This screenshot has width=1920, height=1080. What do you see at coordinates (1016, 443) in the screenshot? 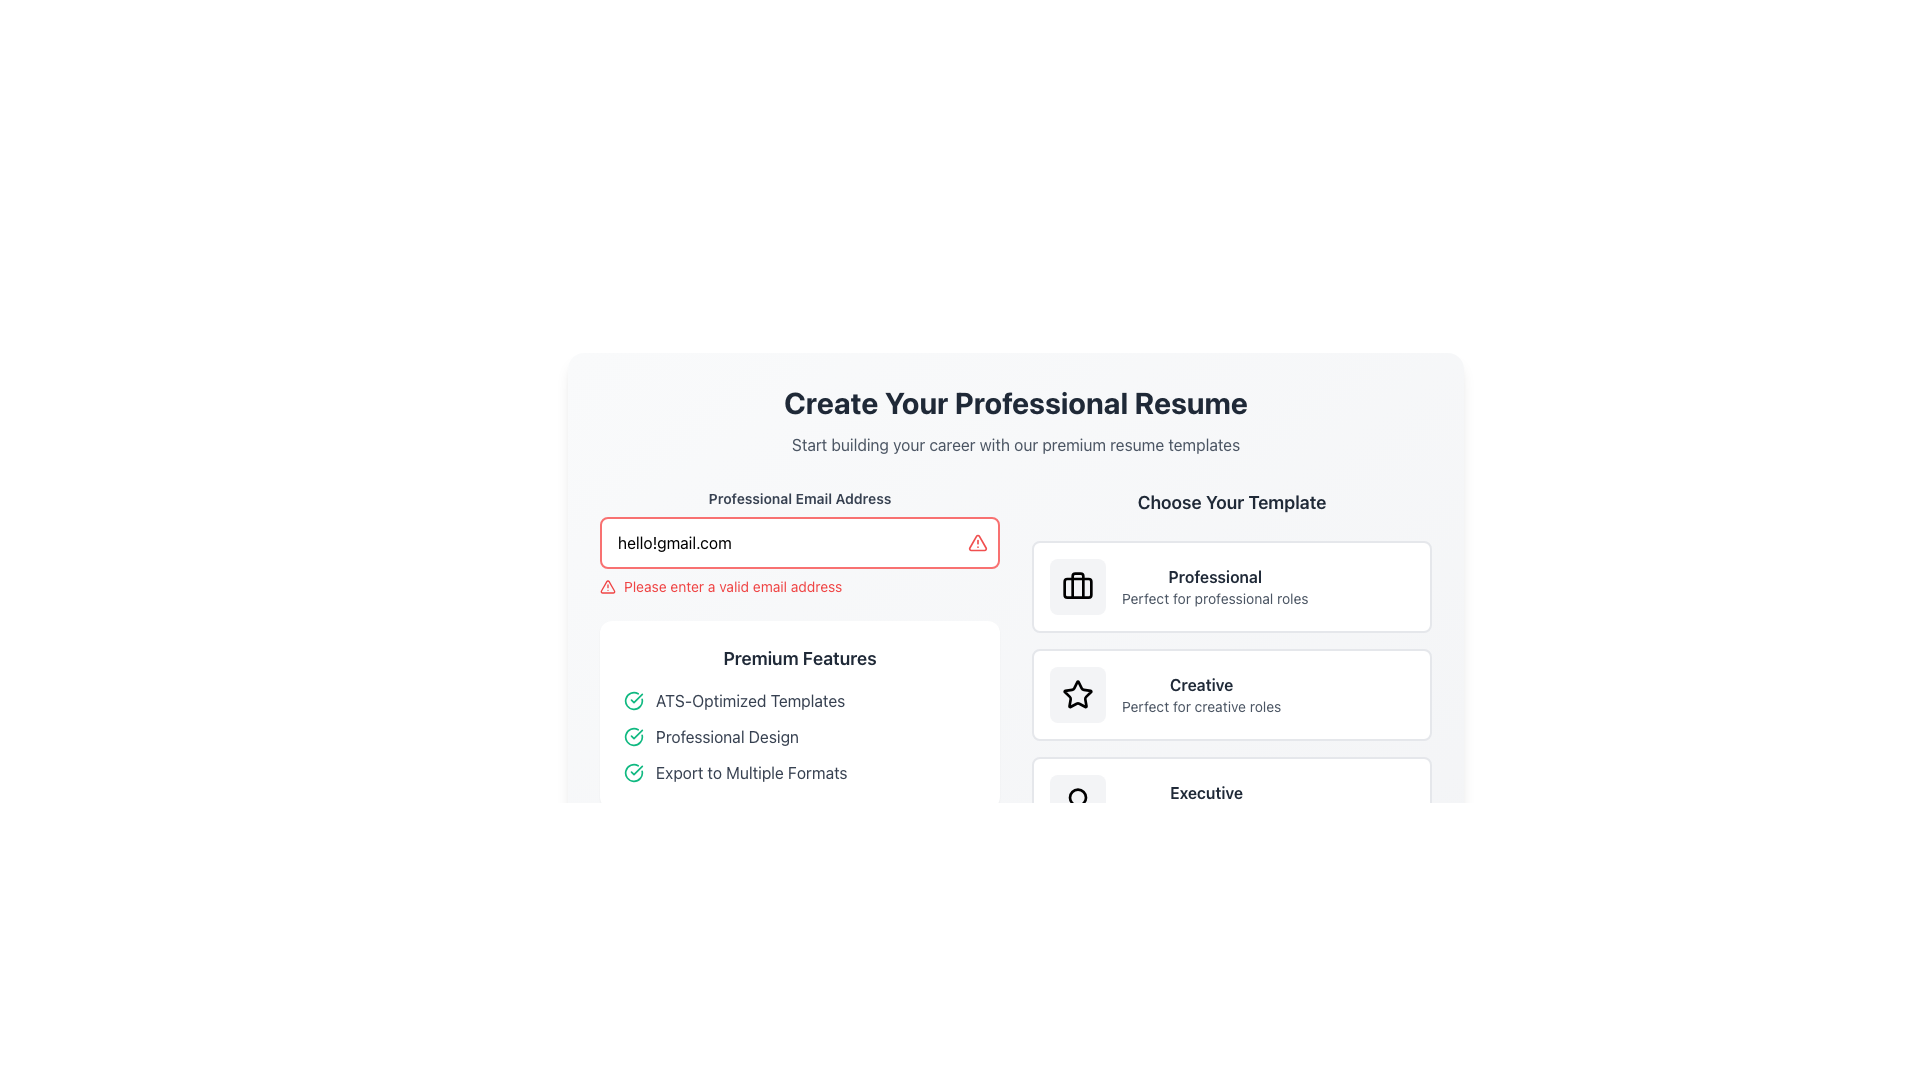
I see `the text displaying 'Start building your career with our premium resume templates', which is styled with a gray font and positioned beneath the heading 'Create Your Professional Resume'` at bounding box center [1016, 443].